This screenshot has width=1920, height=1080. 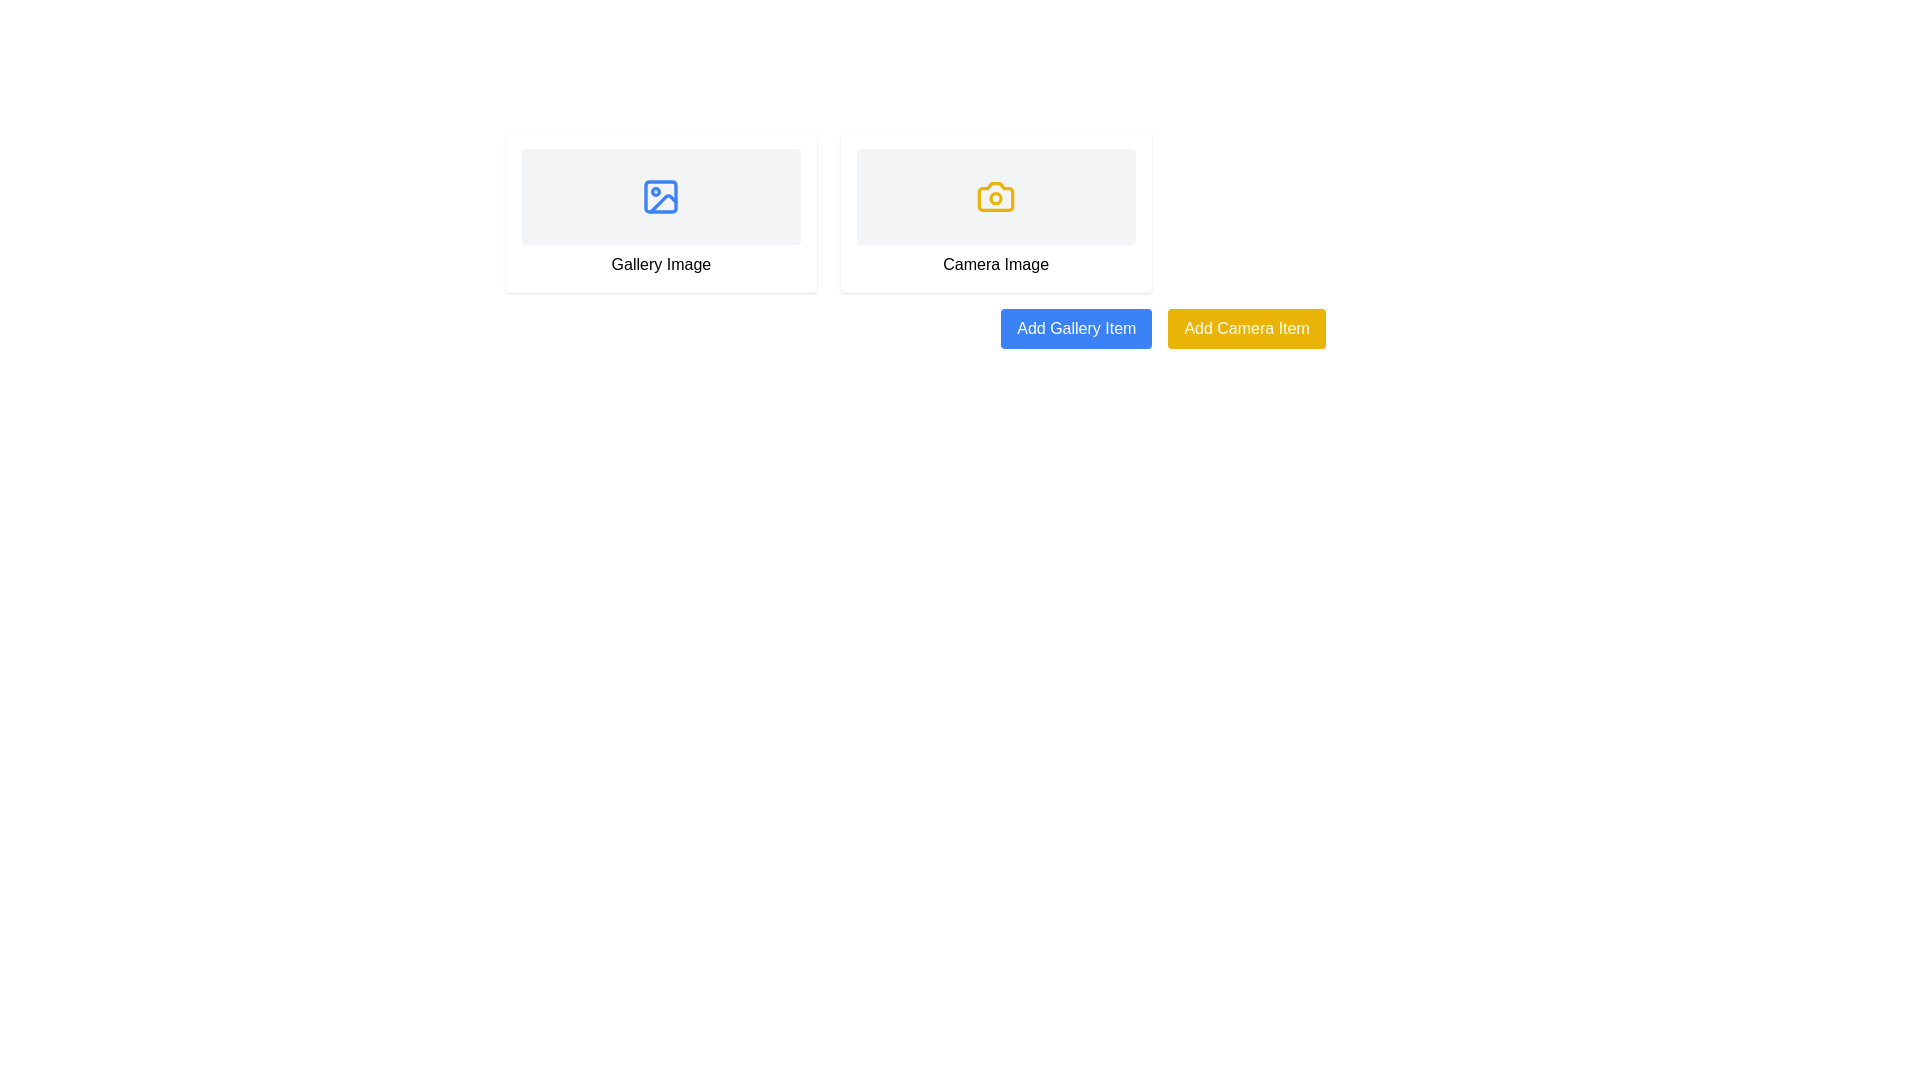 What do you see at coordinates (996, 196) in the screenshot?
I see `the camera icon, which is an outline styled with bold yellow strokes located at the center of the 'Camera Image' card, the second card from the left` at bounding box center [996, 196].